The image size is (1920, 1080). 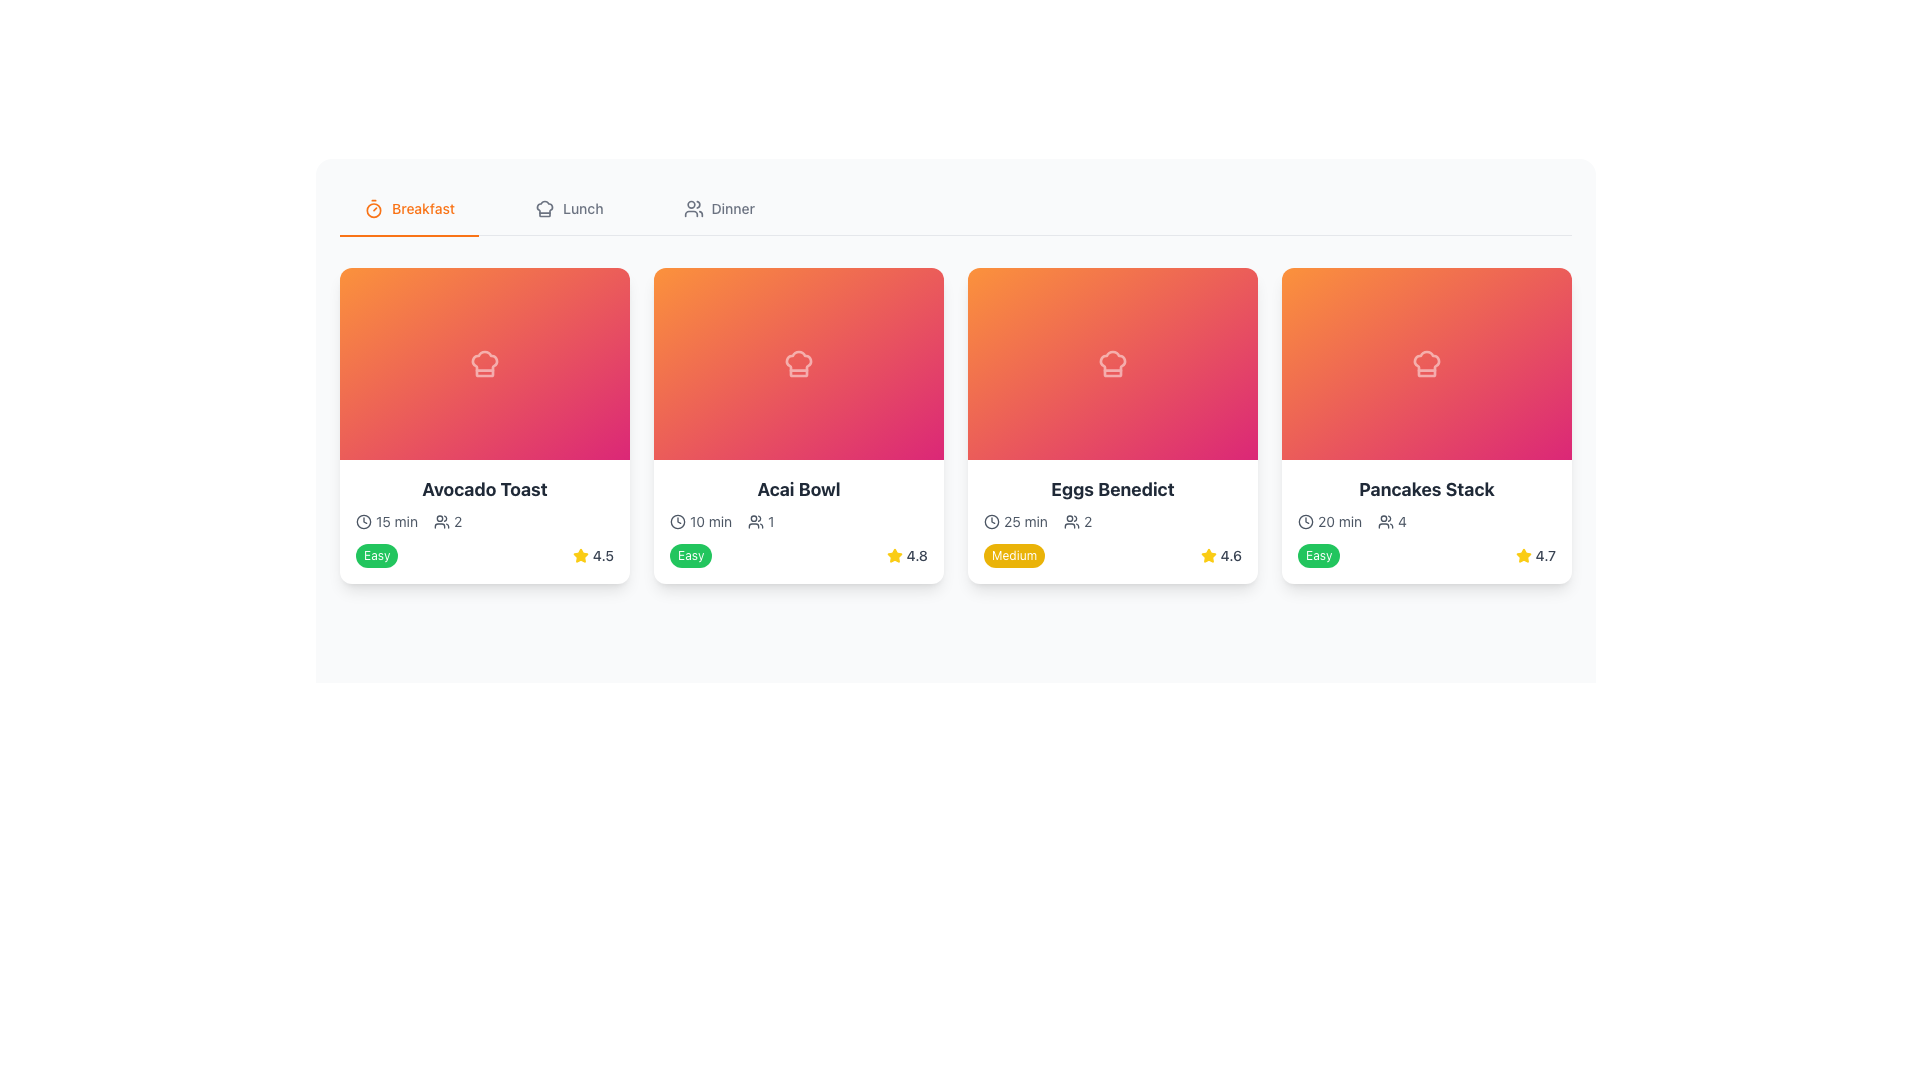 I want to click on the text label displaying the rating '4.5', which is located immediately to the right of a yellow star icon within the rating display of the 'Avocado Toast' card, so click(x=602, y=555).